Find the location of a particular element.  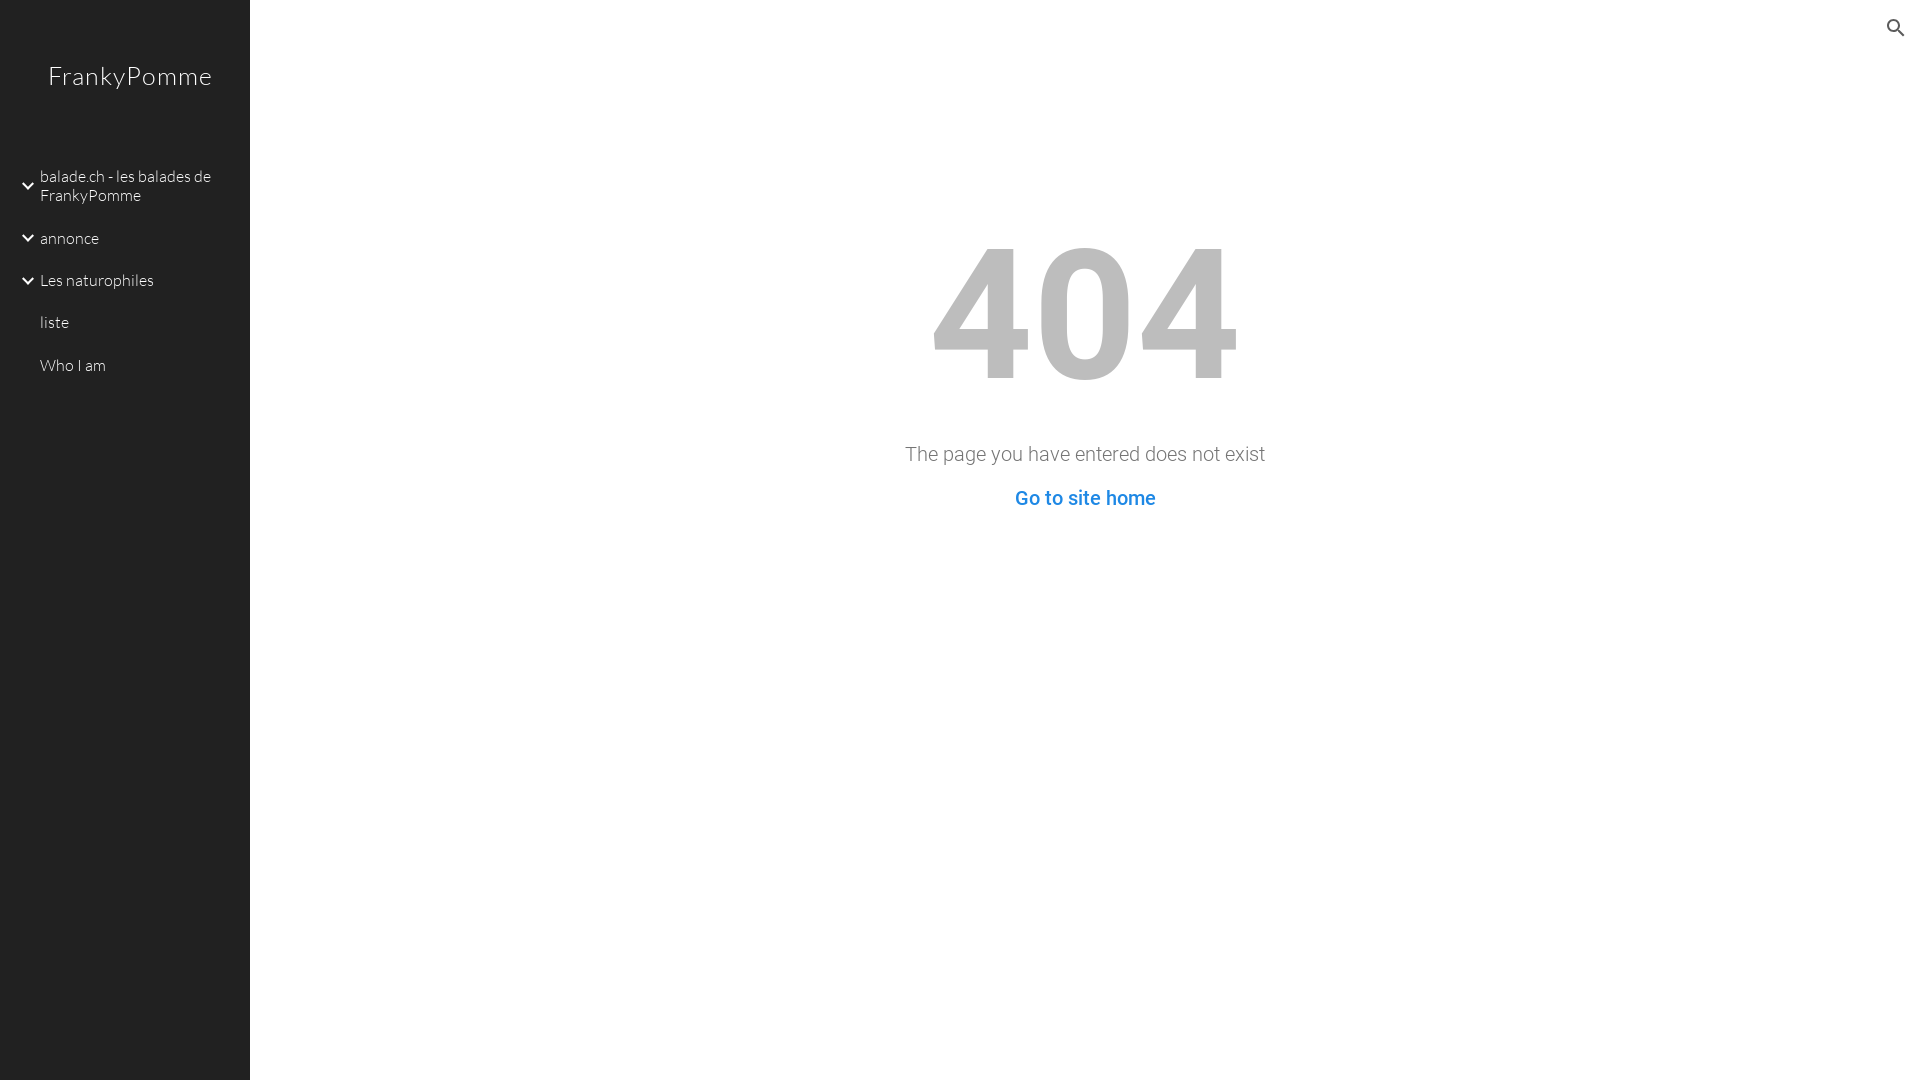

'balade.ch - les balades de FrankyPomme' is located at coordinates (136, 185).